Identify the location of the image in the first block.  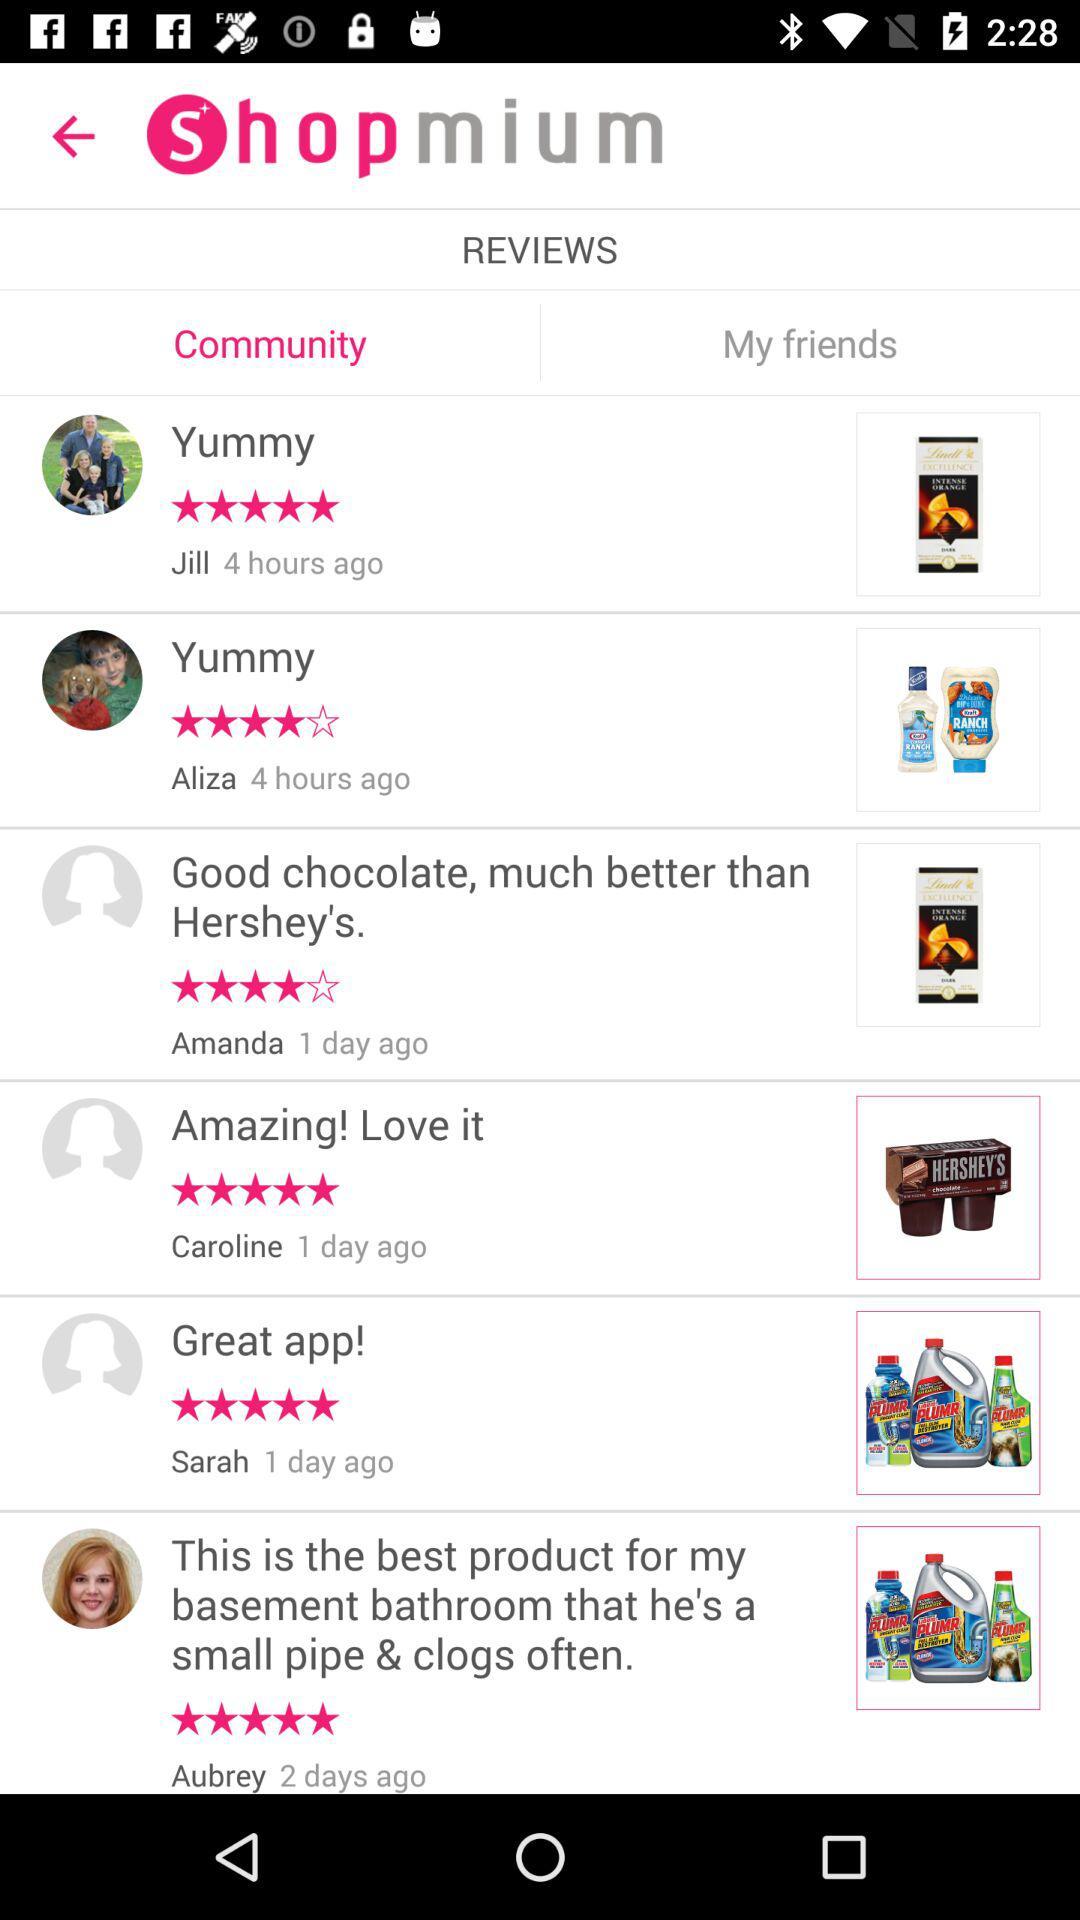
(947, 504).